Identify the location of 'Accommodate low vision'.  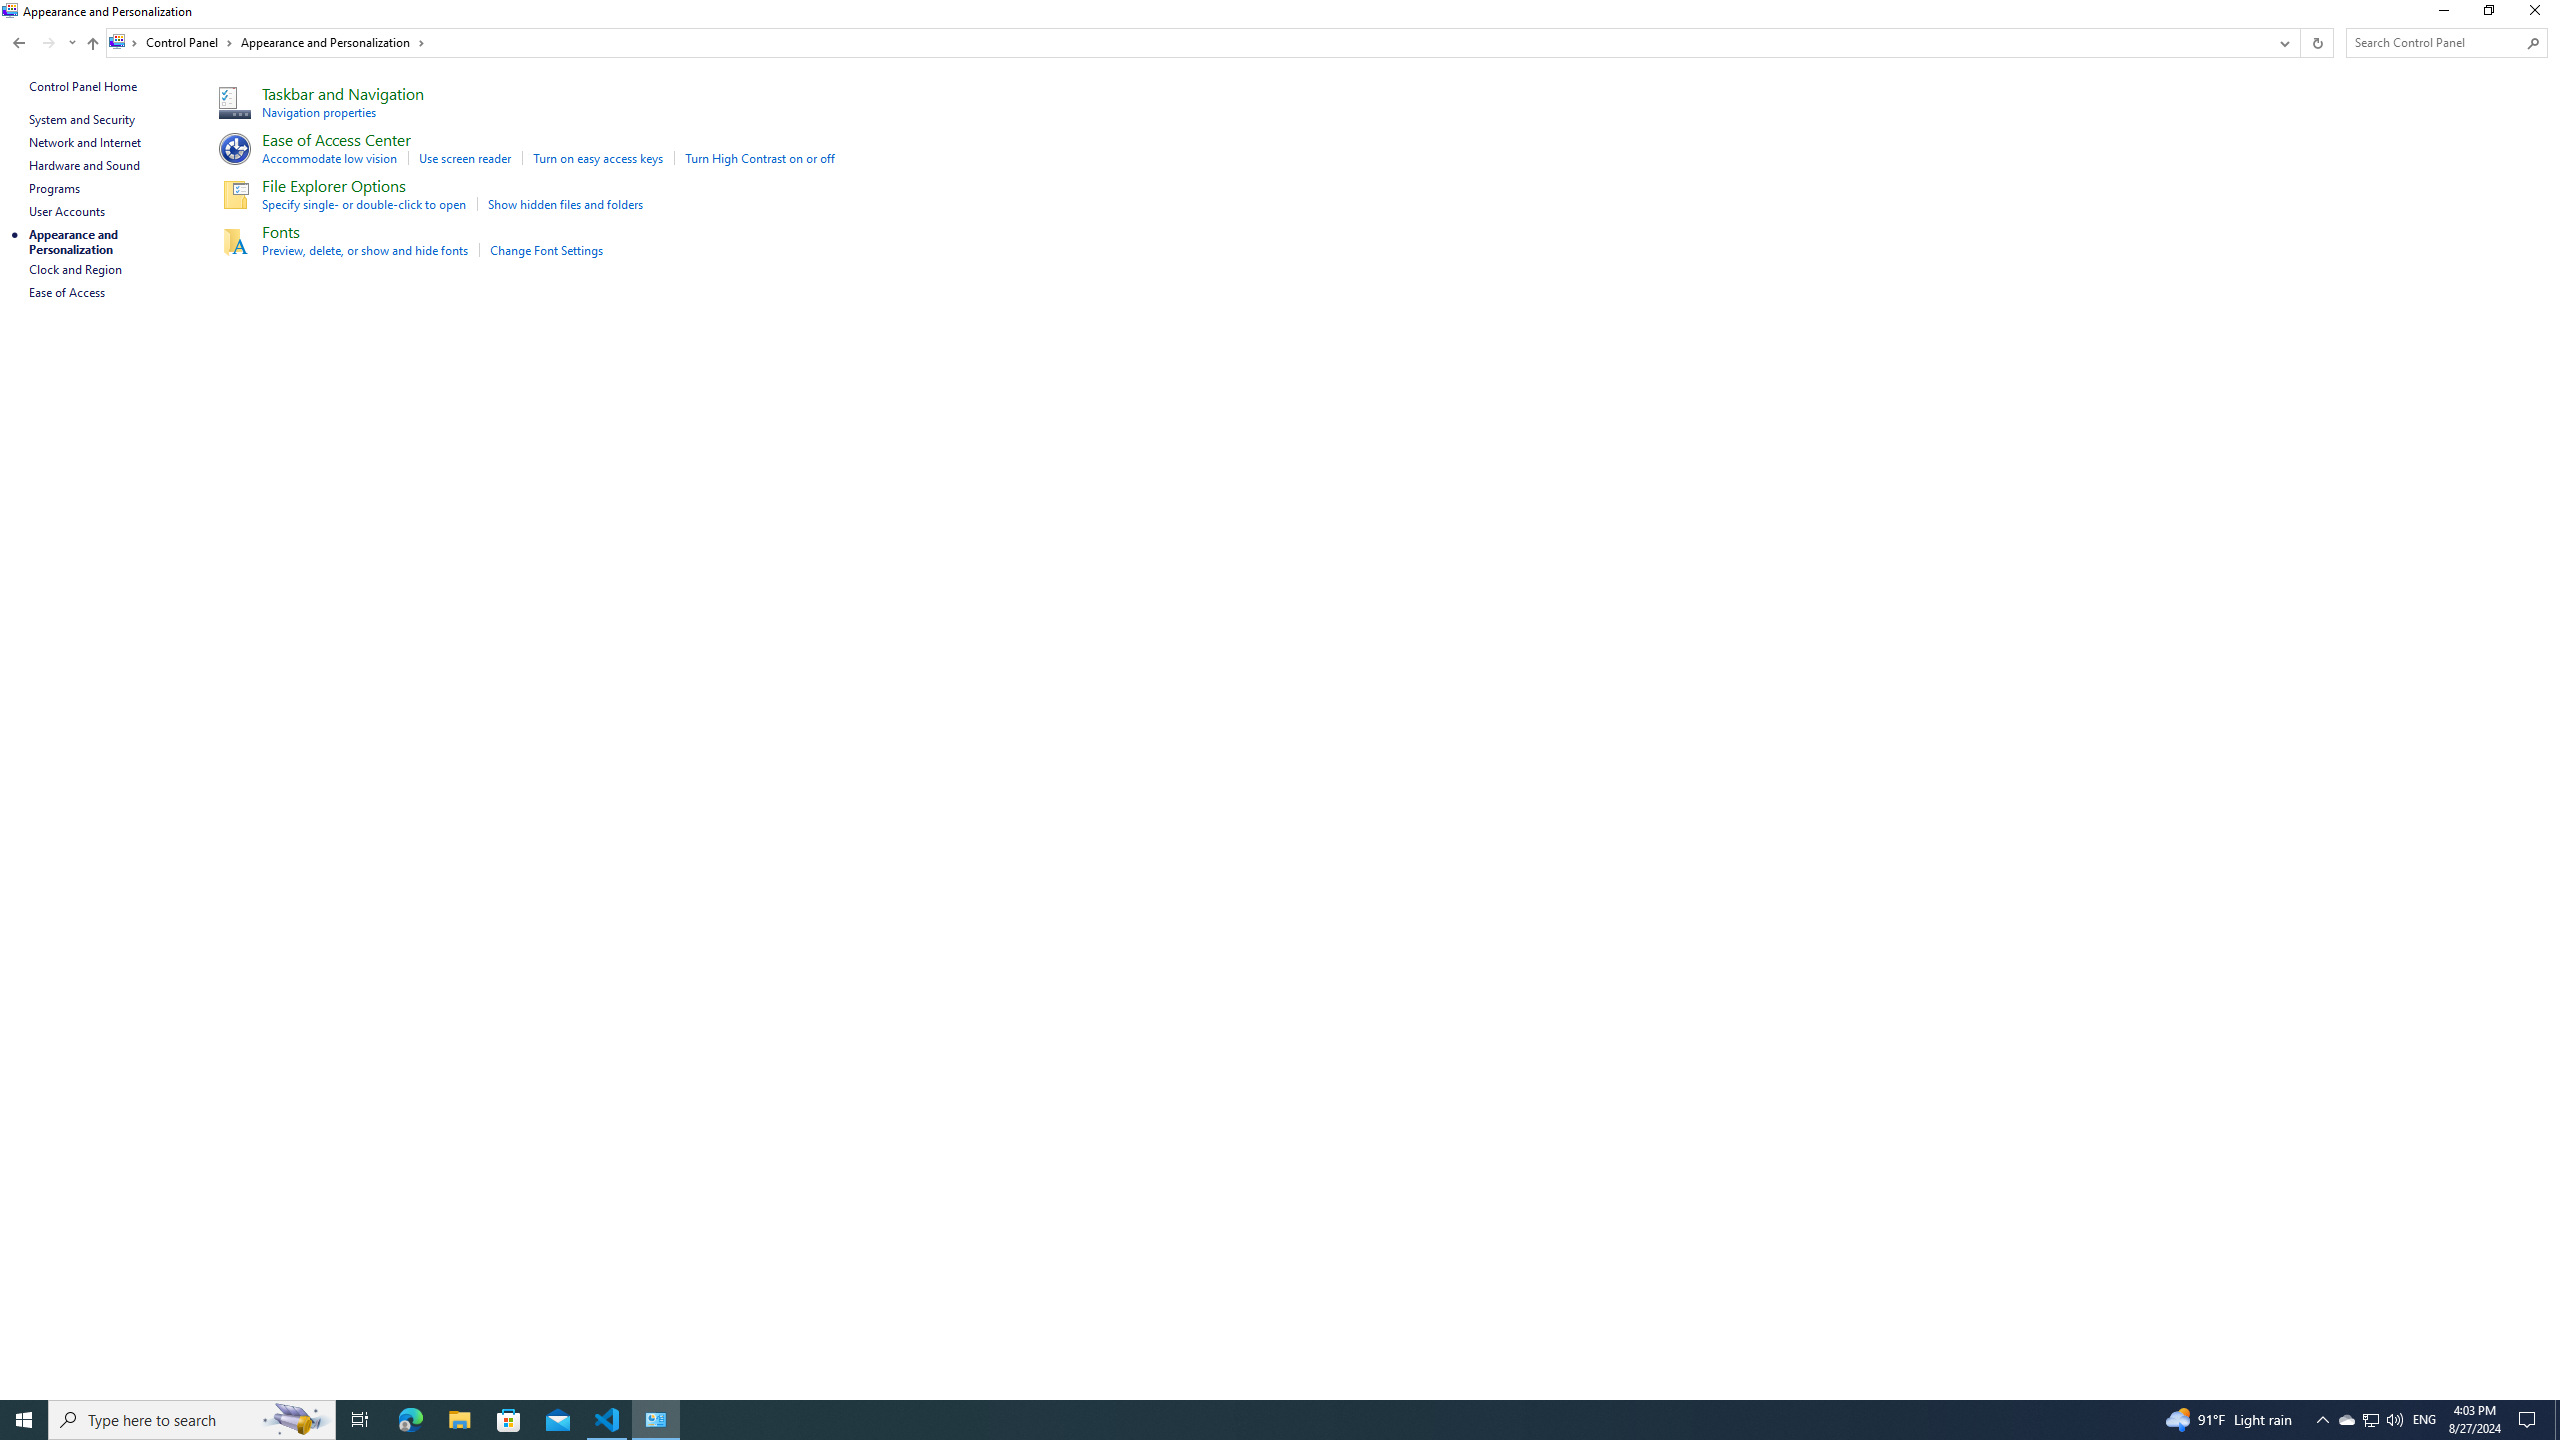
(330, 157).